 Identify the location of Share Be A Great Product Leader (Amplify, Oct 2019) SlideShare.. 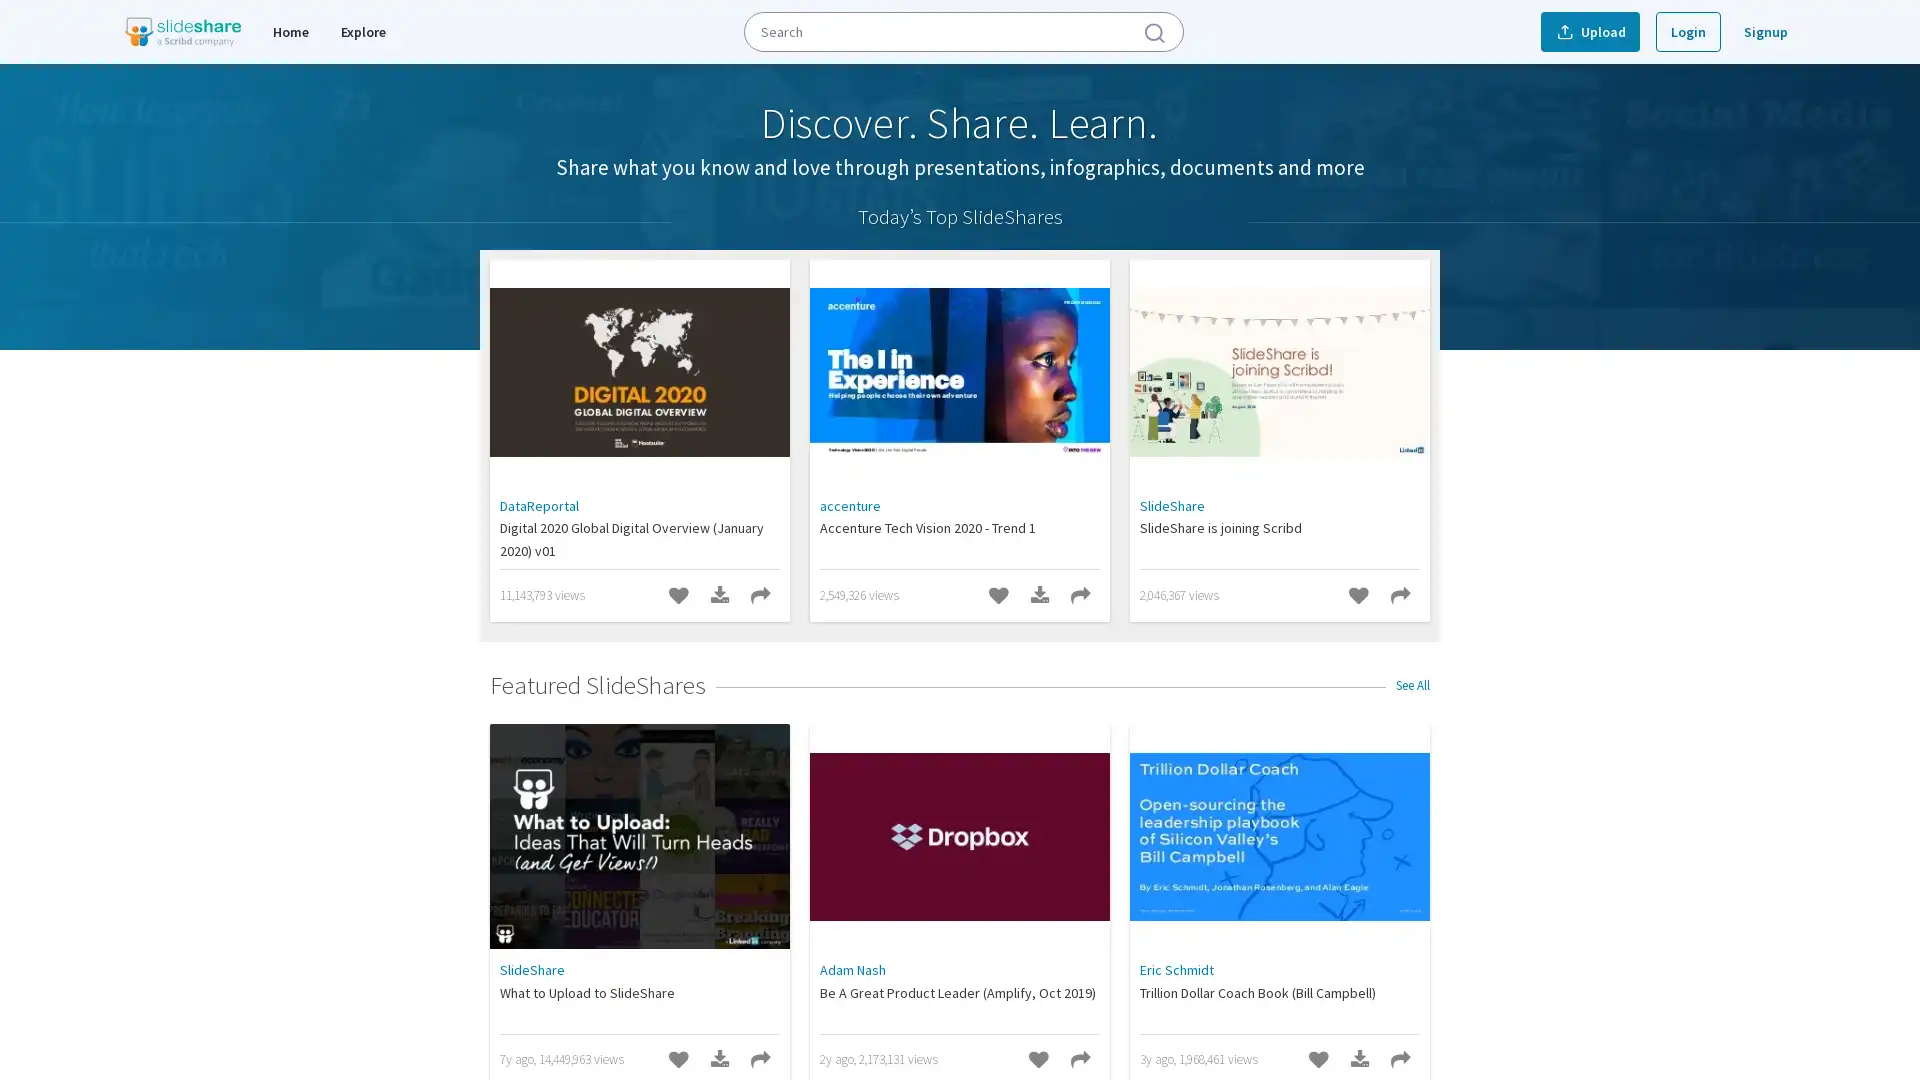
(1079, 1058).